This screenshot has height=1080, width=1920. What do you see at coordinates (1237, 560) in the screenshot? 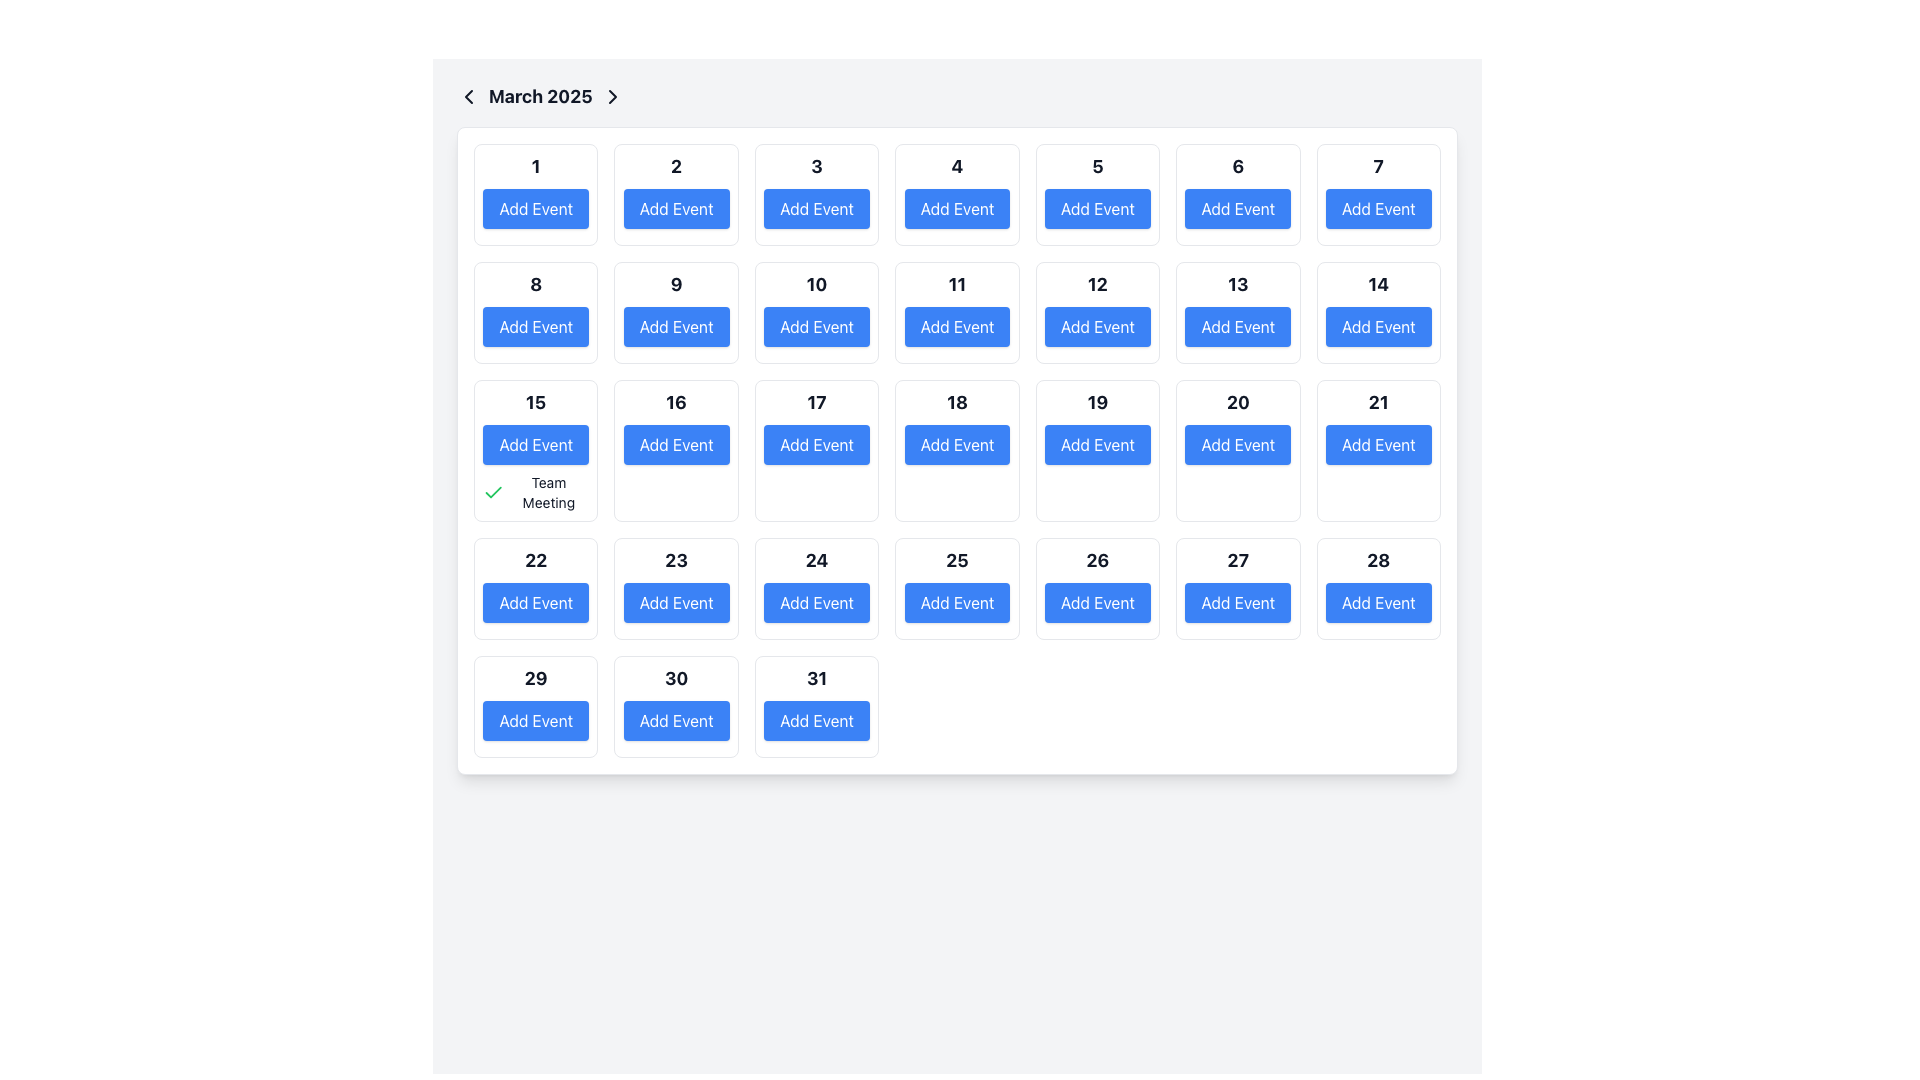
I see `the bold and large-sized numeric text '27' located at the top of the rectangular card for the 27th day of the month in the calendar grid layout` at bounding box center [1237, 560].